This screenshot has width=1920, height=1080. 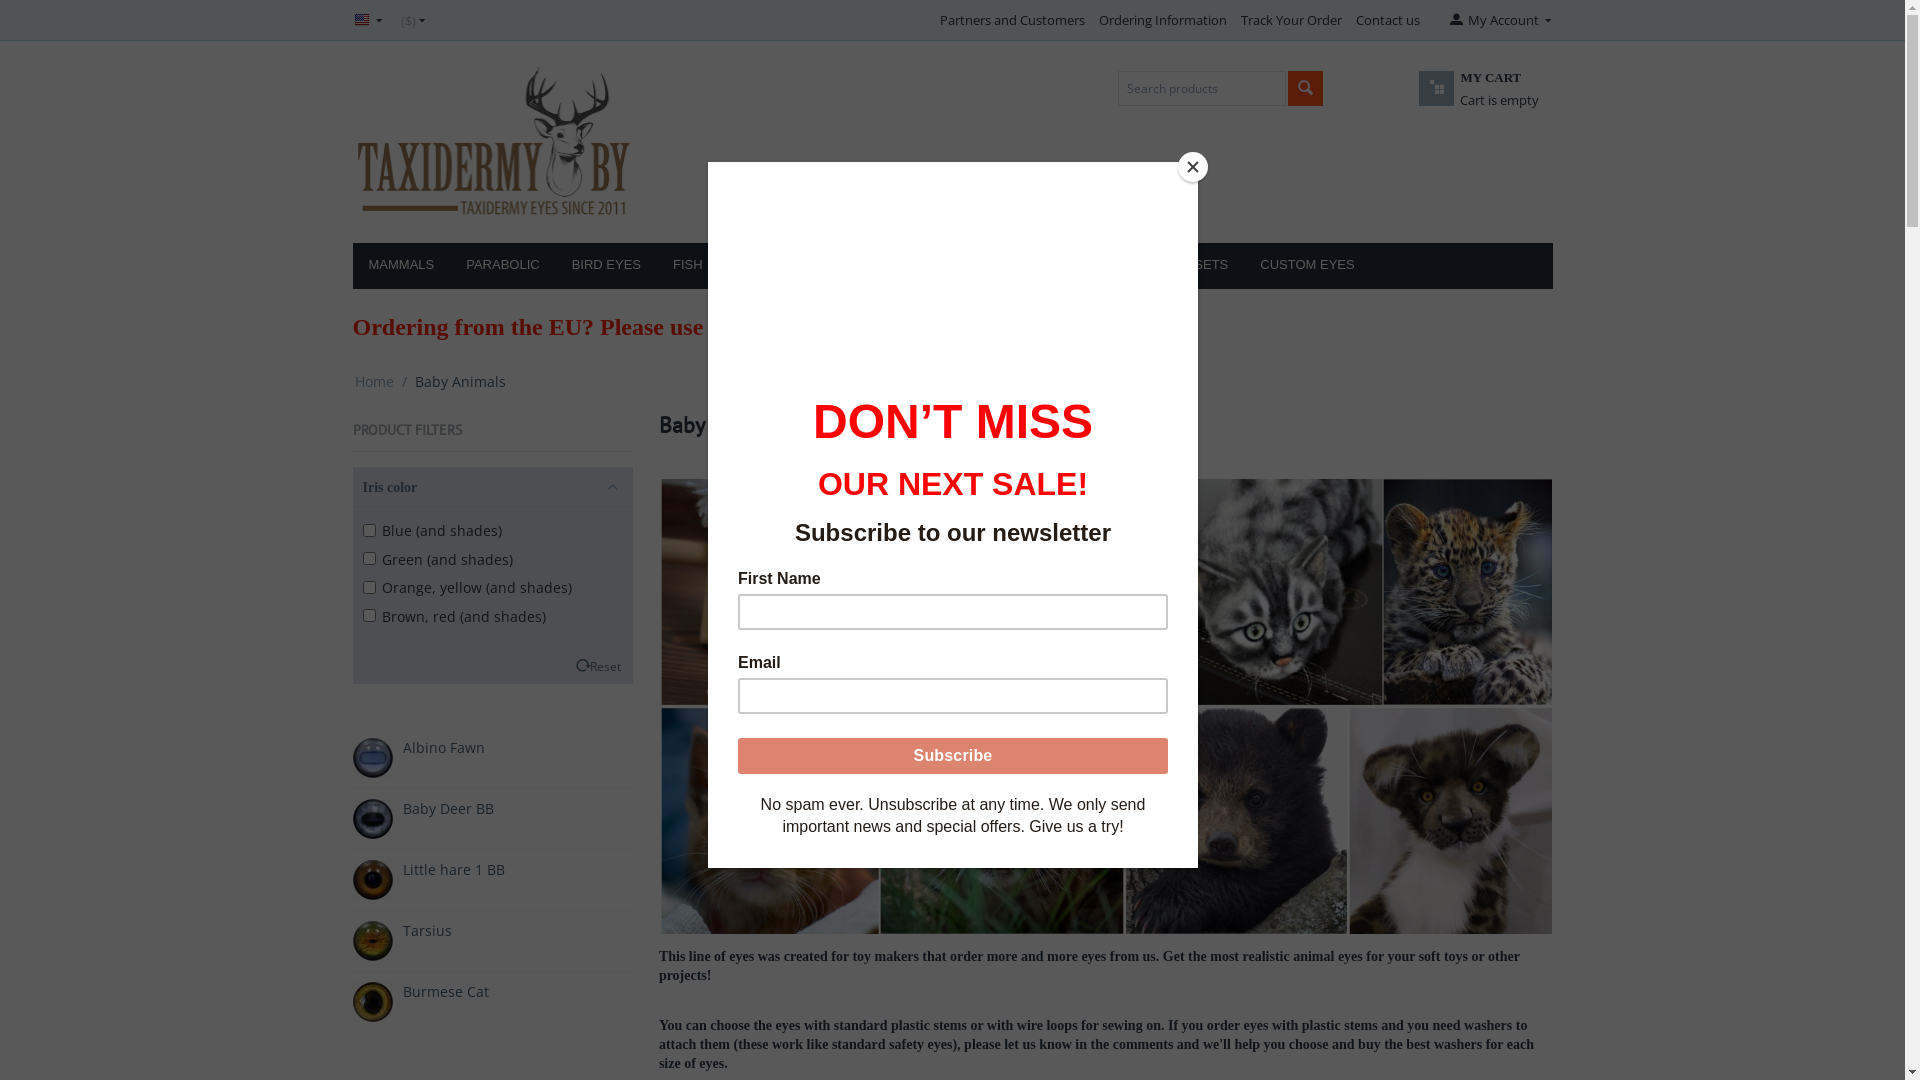 What do you see at coordinates (1306, 265) in the screenshot?
I see `'CUSTOM EYES'` at bounding box center [1306, 265].